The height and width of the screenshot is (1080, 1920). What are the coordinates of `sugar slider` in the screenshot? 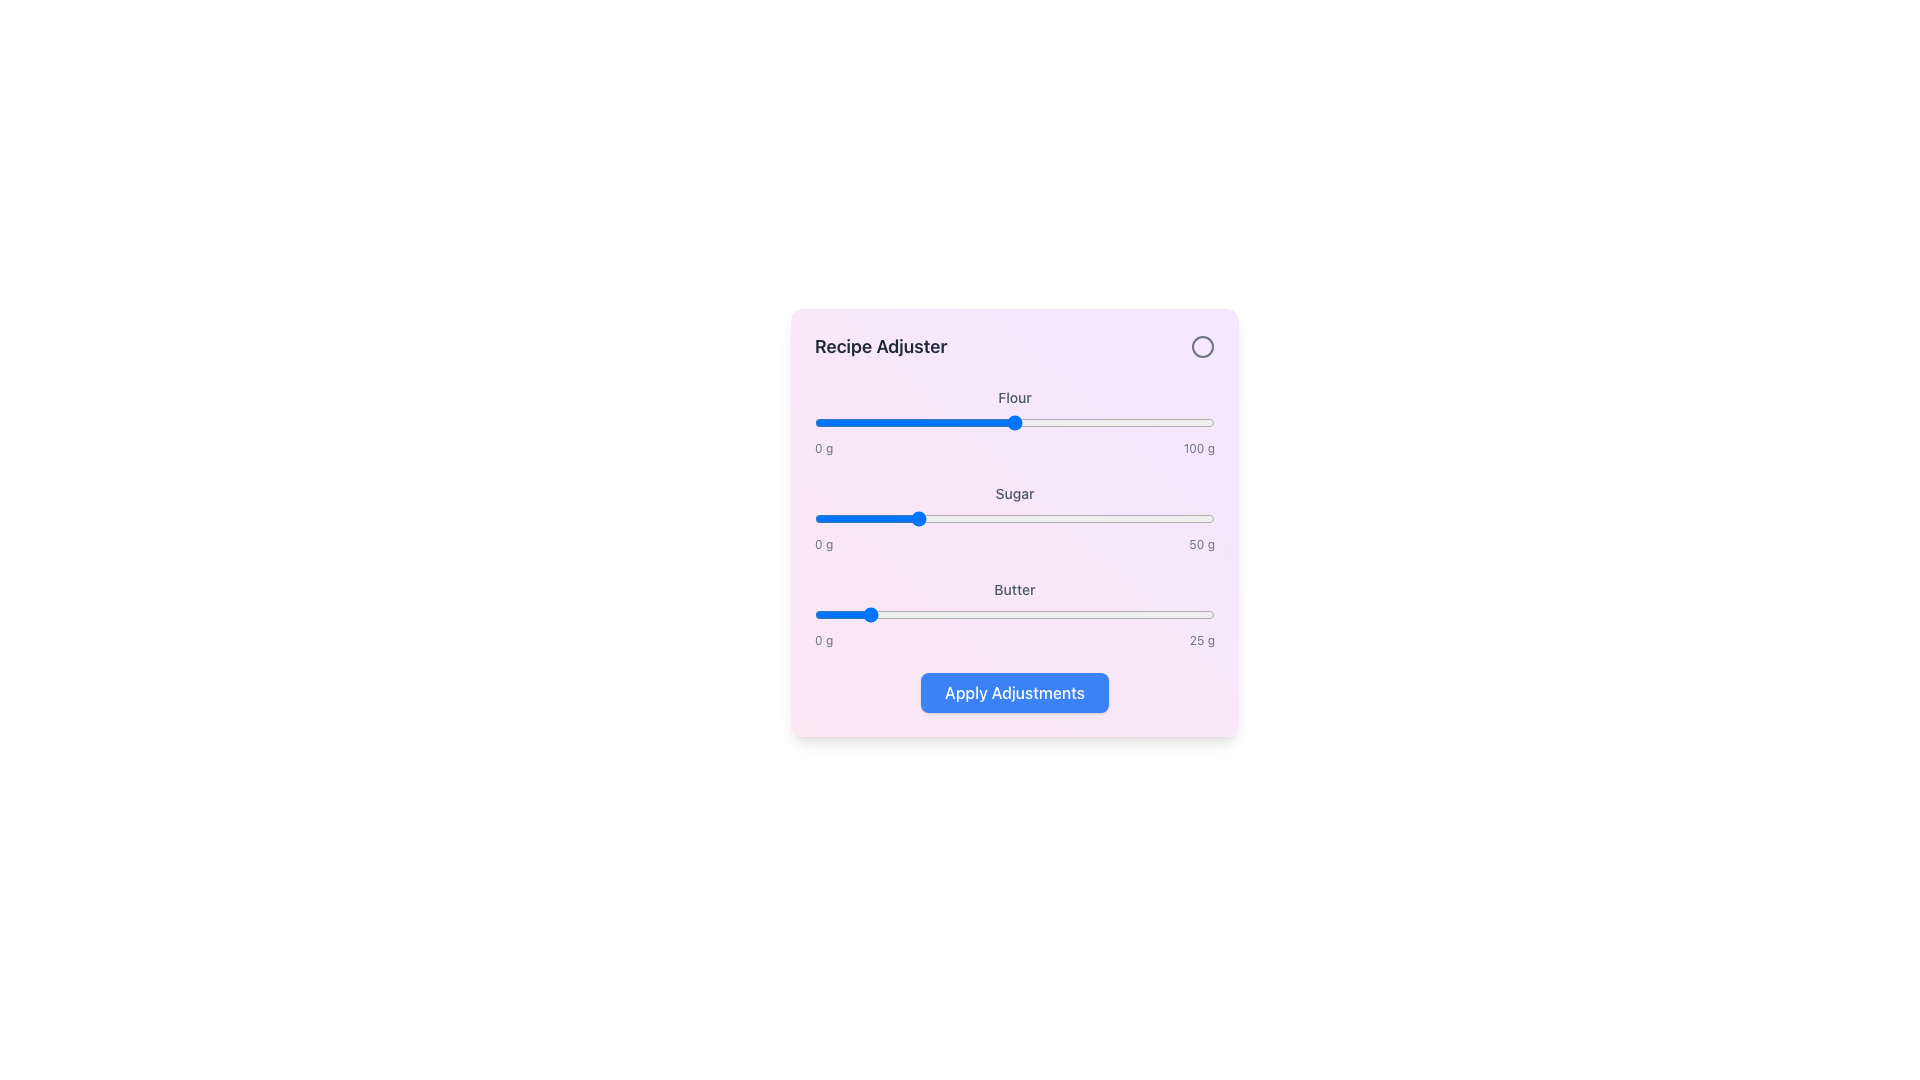 It's located at (1205, 518).